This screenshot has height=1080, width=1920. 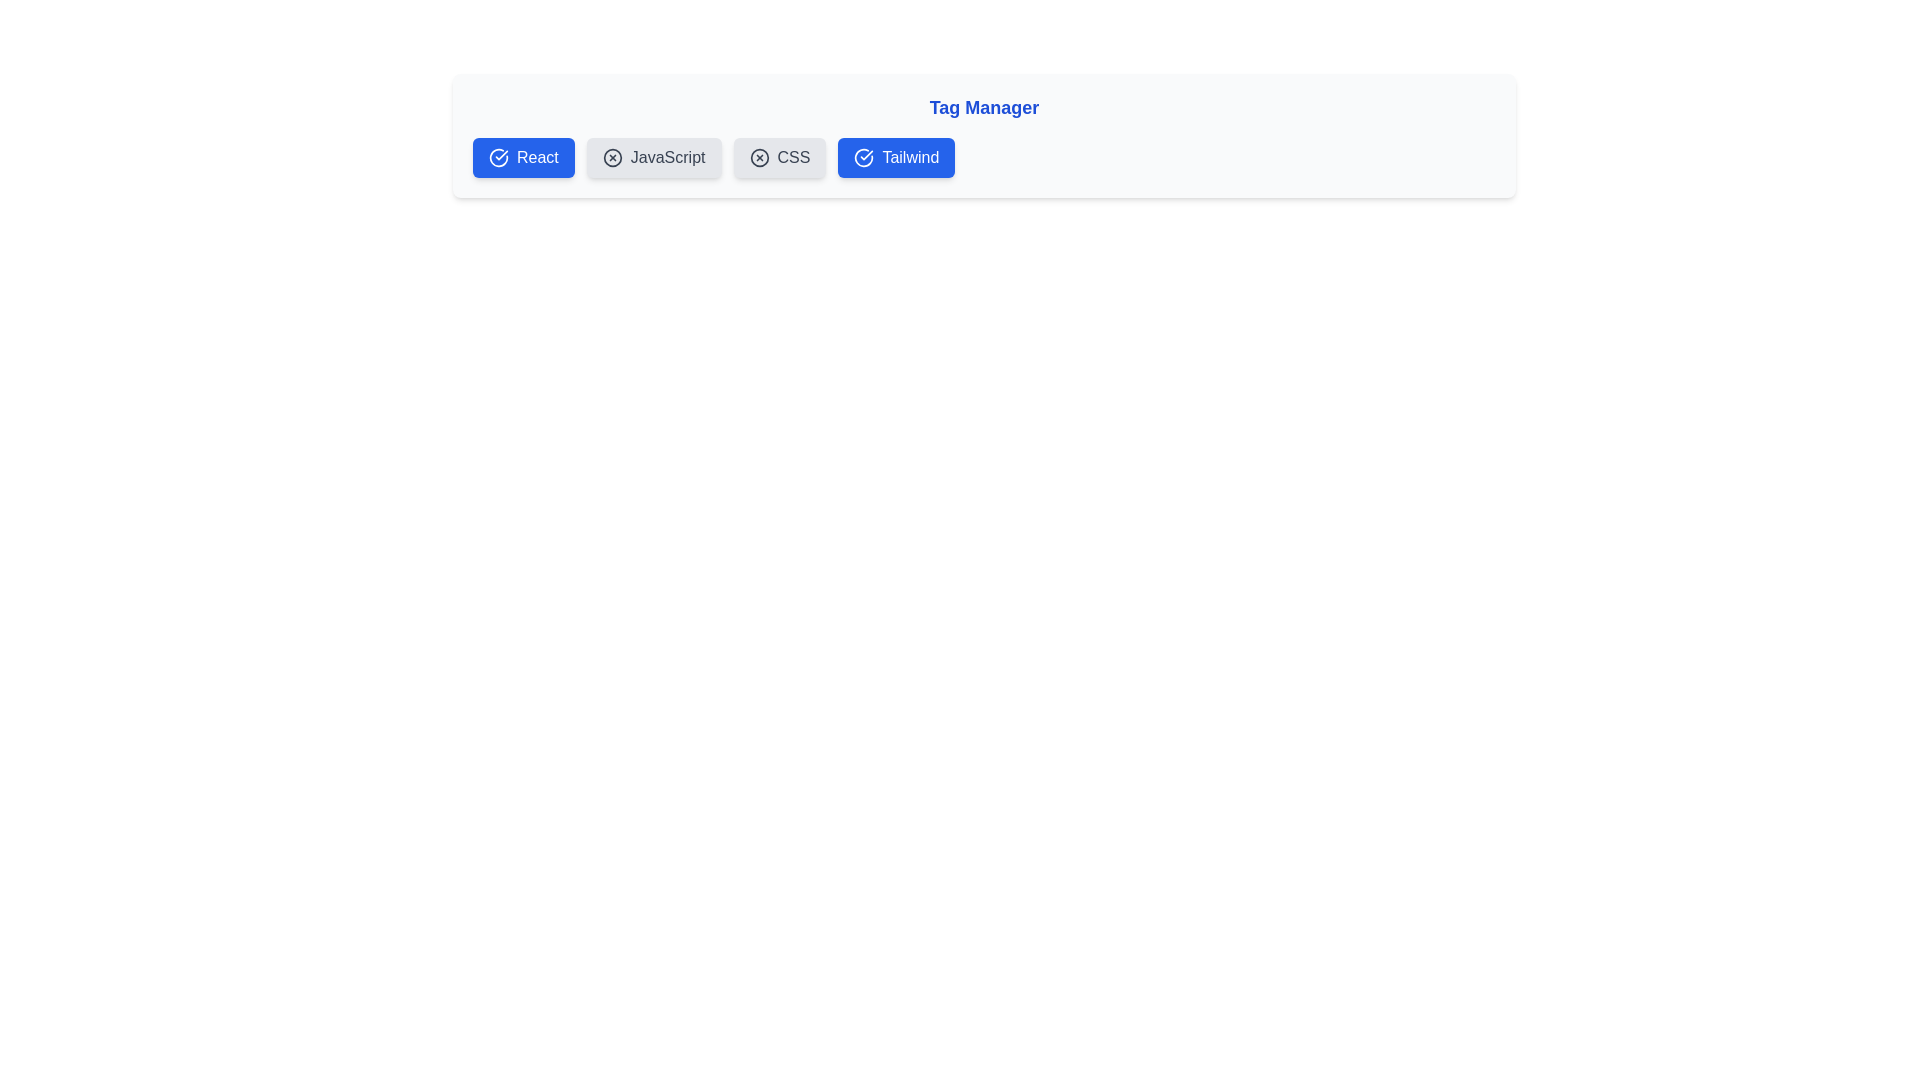 I want to click on the tag labeled Tailwind to observe hover effects, so click(x=895, y=157).